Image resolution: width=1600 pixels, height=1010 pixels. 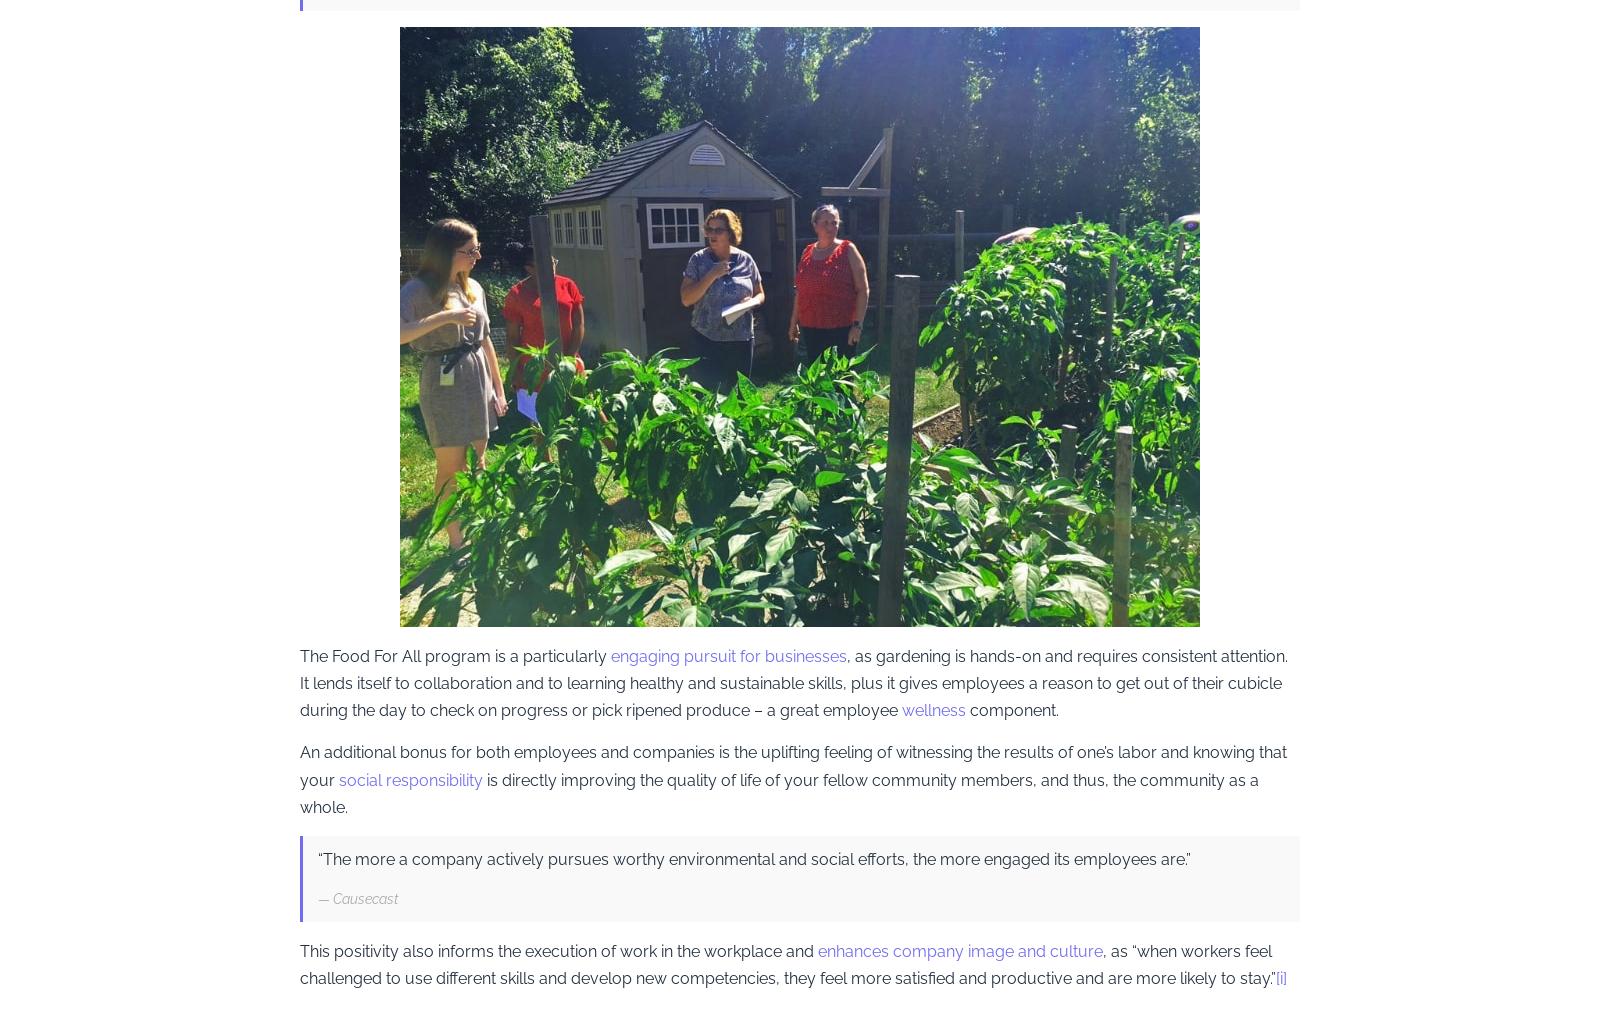 What do you see at coordinates (754, 858) in the screenshot?
I see `'“The more a company actively pursues worthy environmental and social efforts, the more engaged its employees are.”'` at bounding box center [754, 858].